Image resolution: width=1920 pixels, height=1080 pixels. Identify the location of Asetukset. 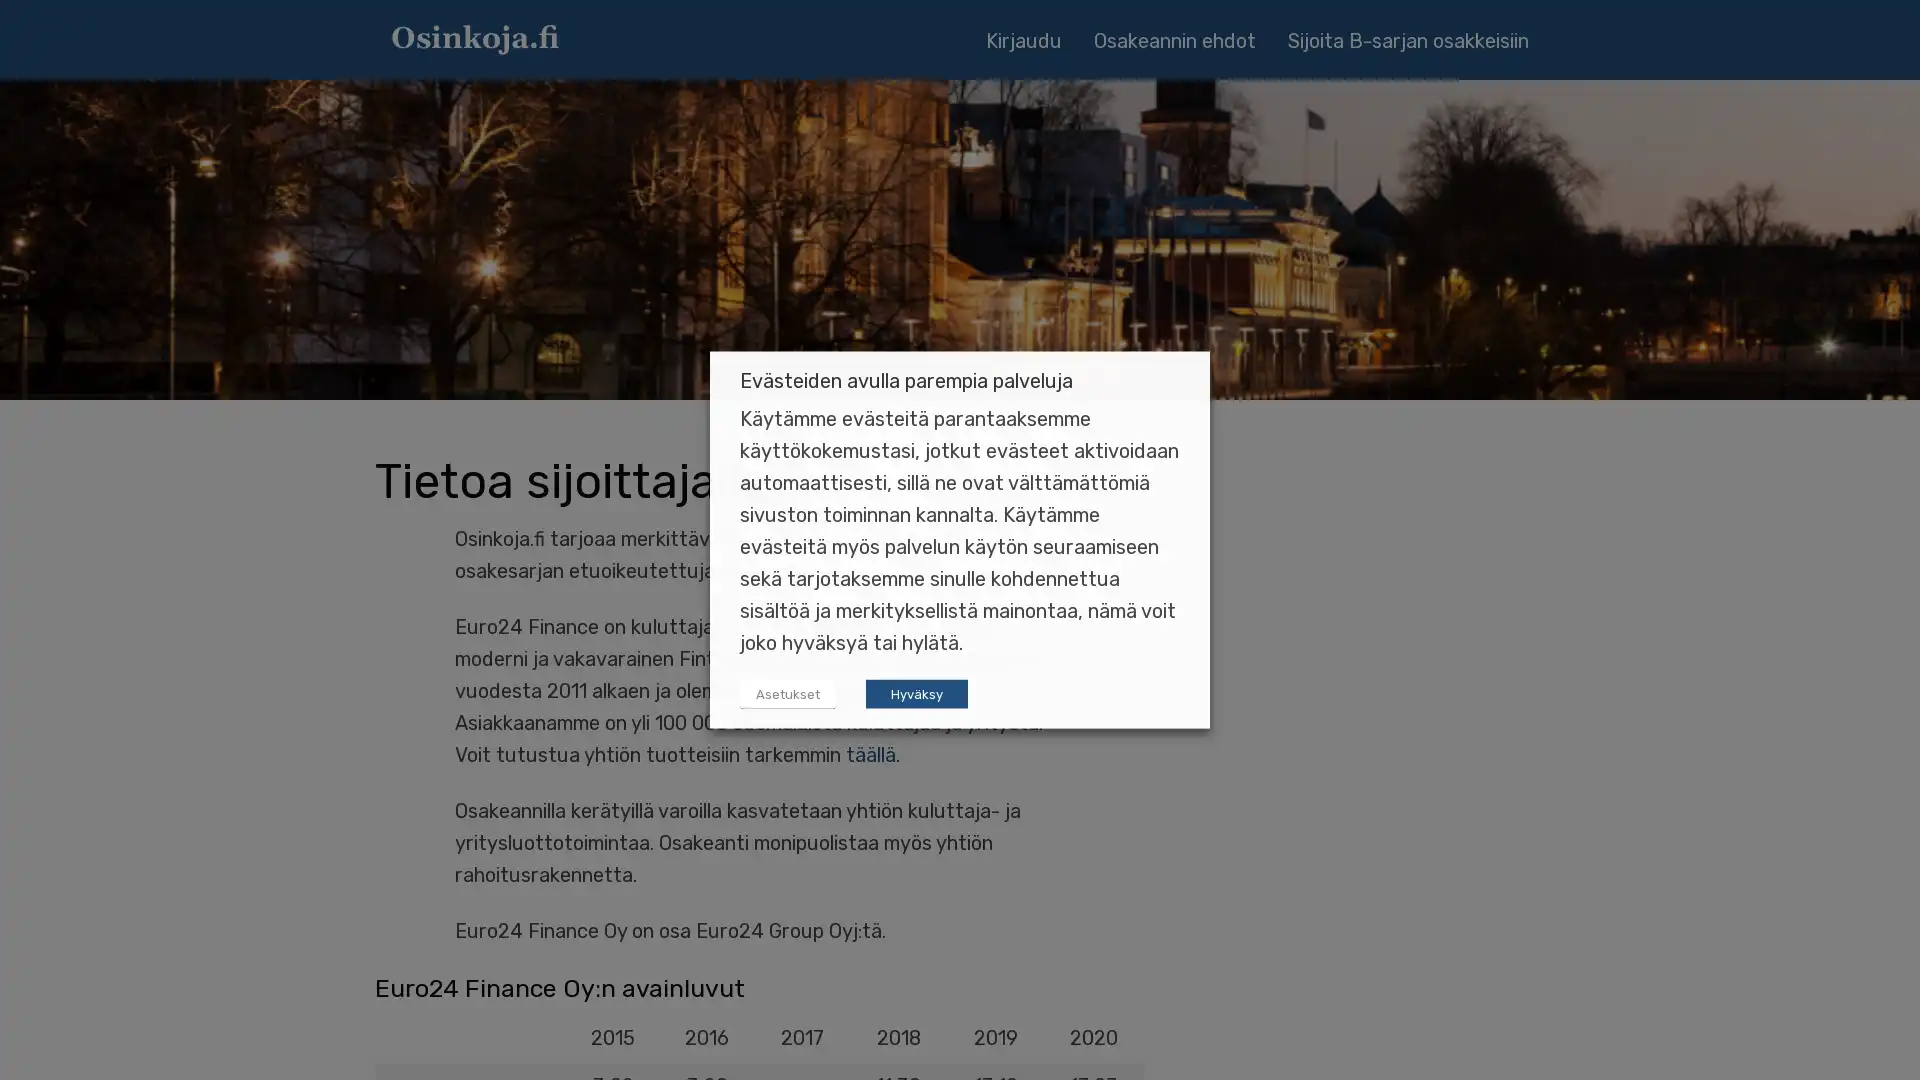
(786, 693).